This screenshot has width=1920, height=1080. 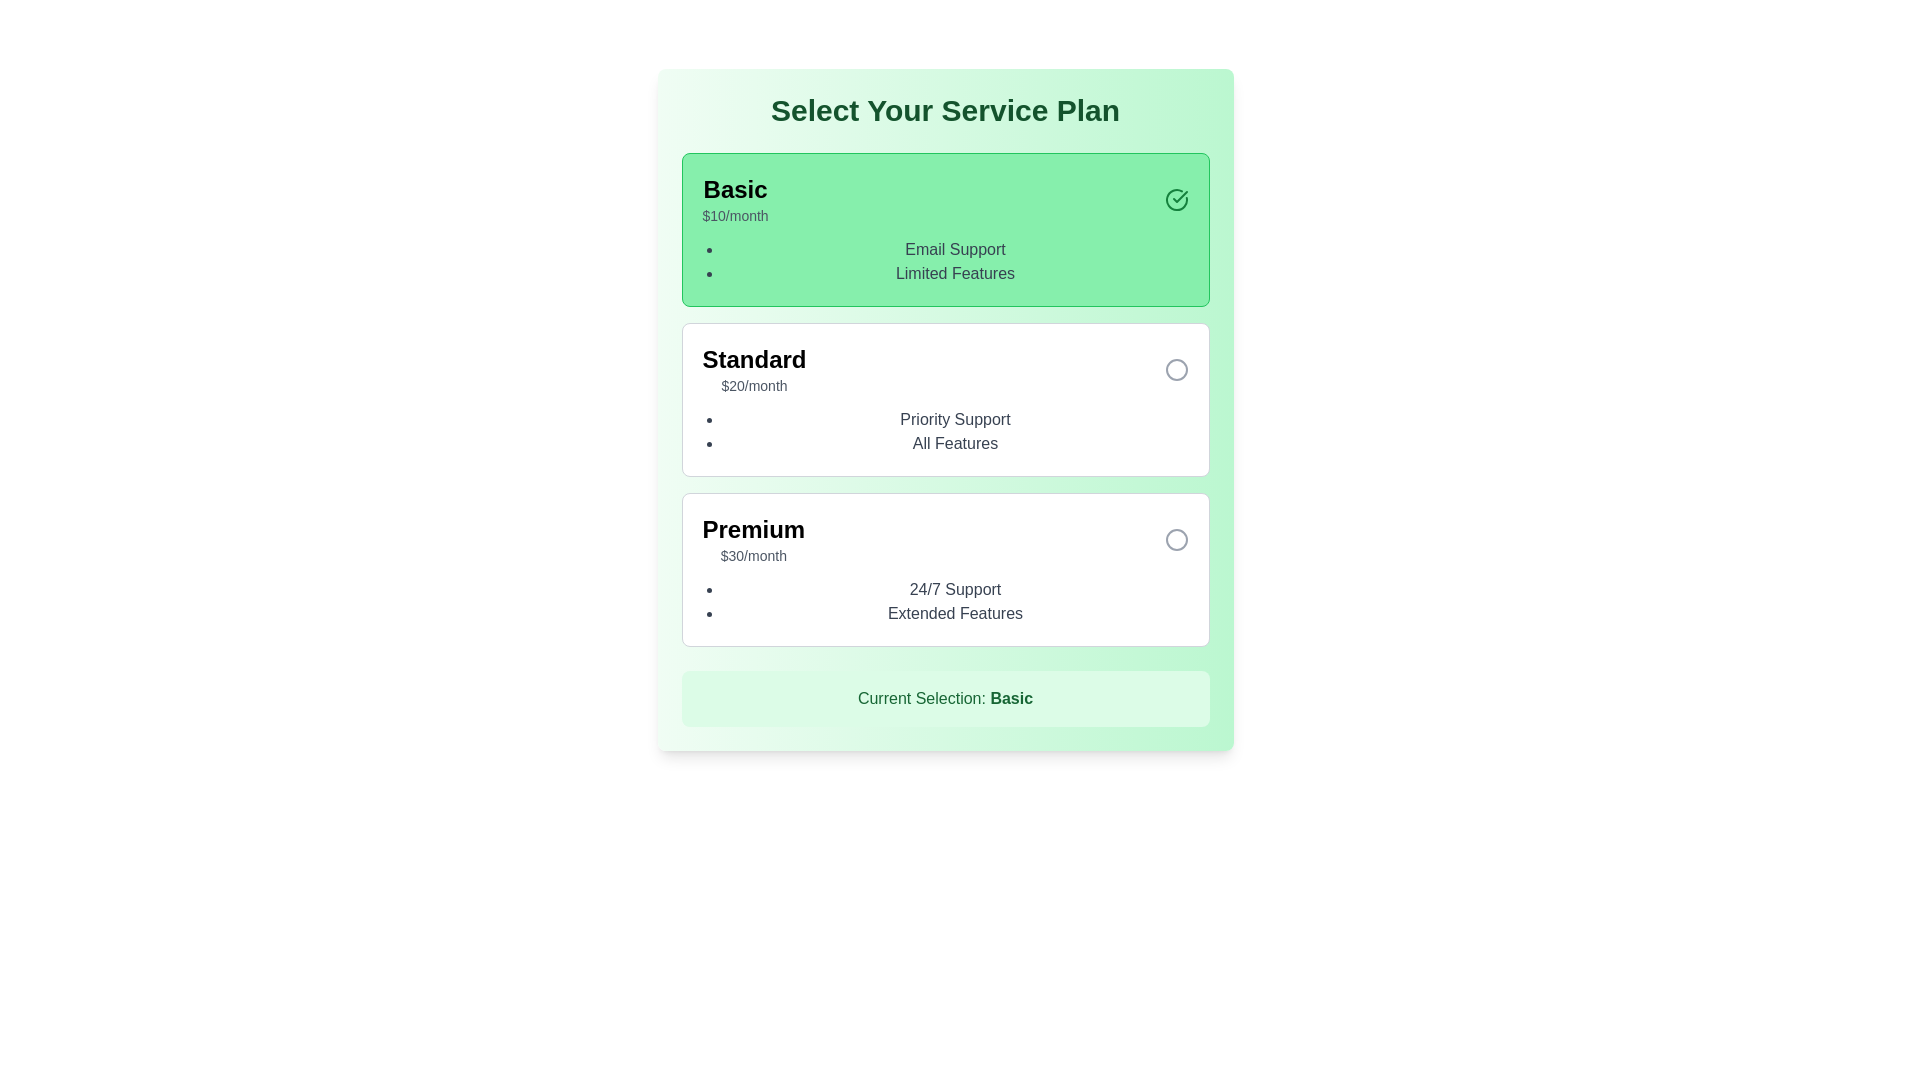 I want to click on the radio button styled as an SVG circle located in the bottom-right corner of the 'Premium' service plan card, so click(x=1176, y=540).